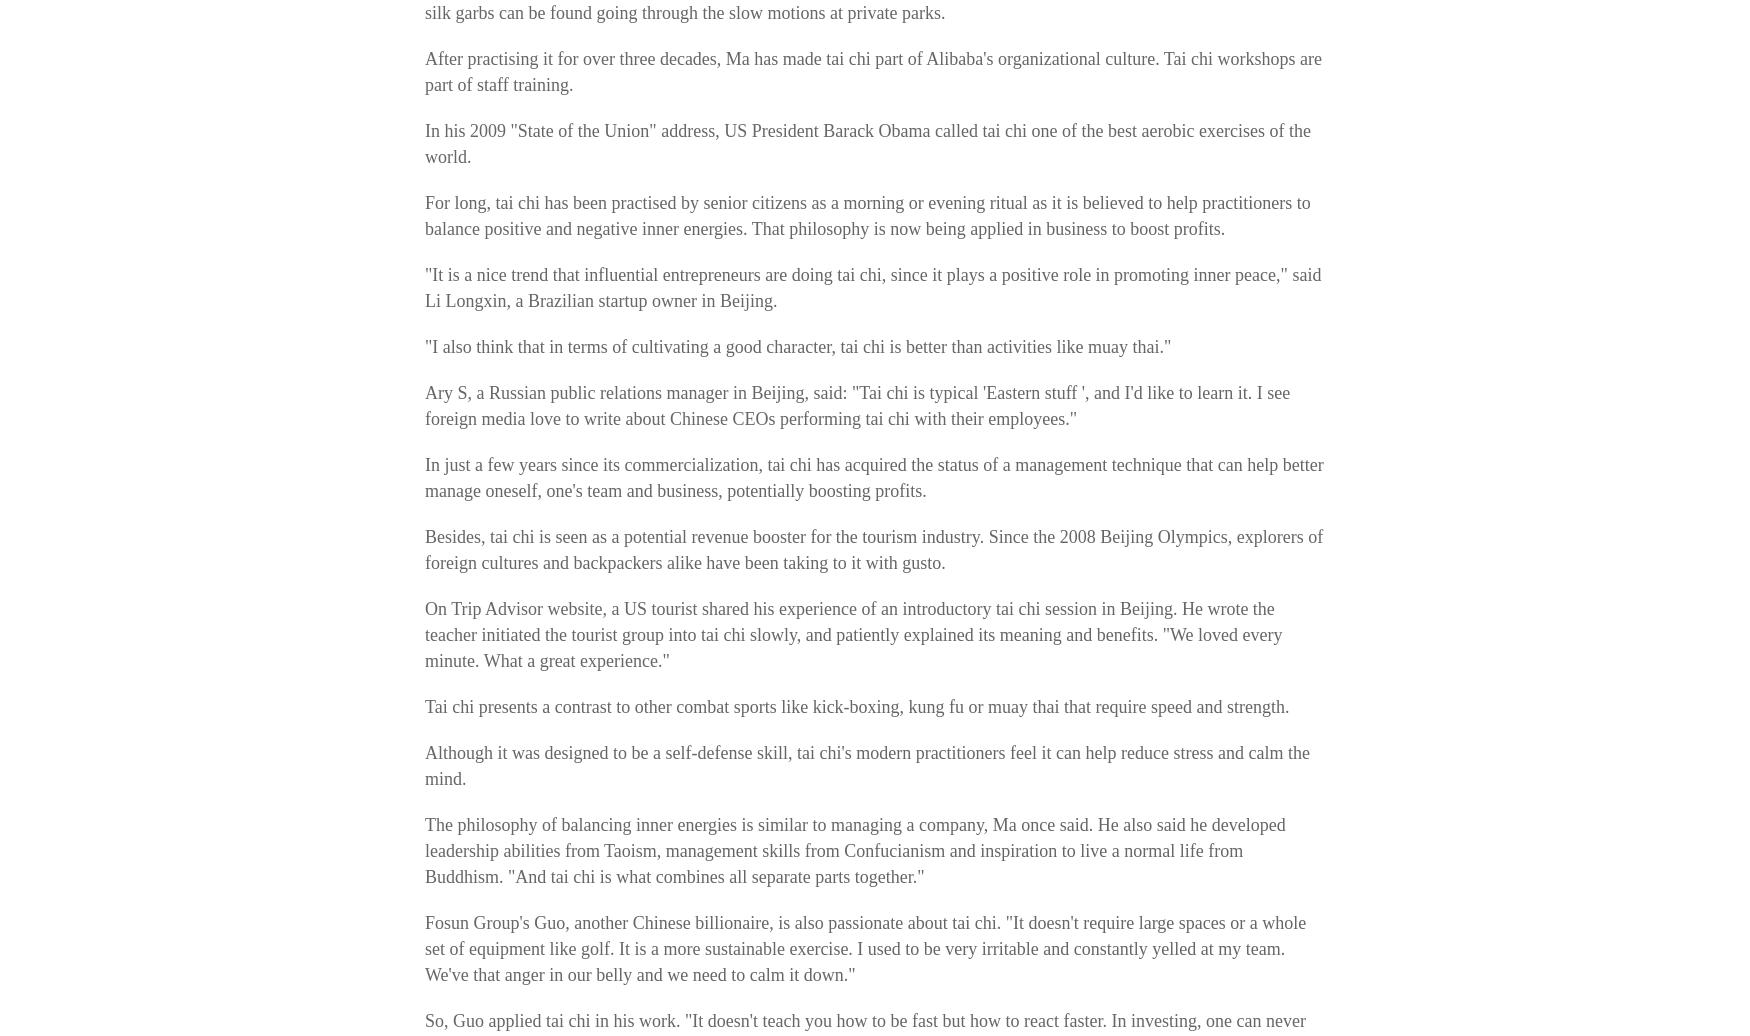  Describe the element at coordinates (797, 346) in the screenshot. I see `'"I also think that in terms of cultivating a good character, tai chi is better than activities like muay thai."'` at that location.